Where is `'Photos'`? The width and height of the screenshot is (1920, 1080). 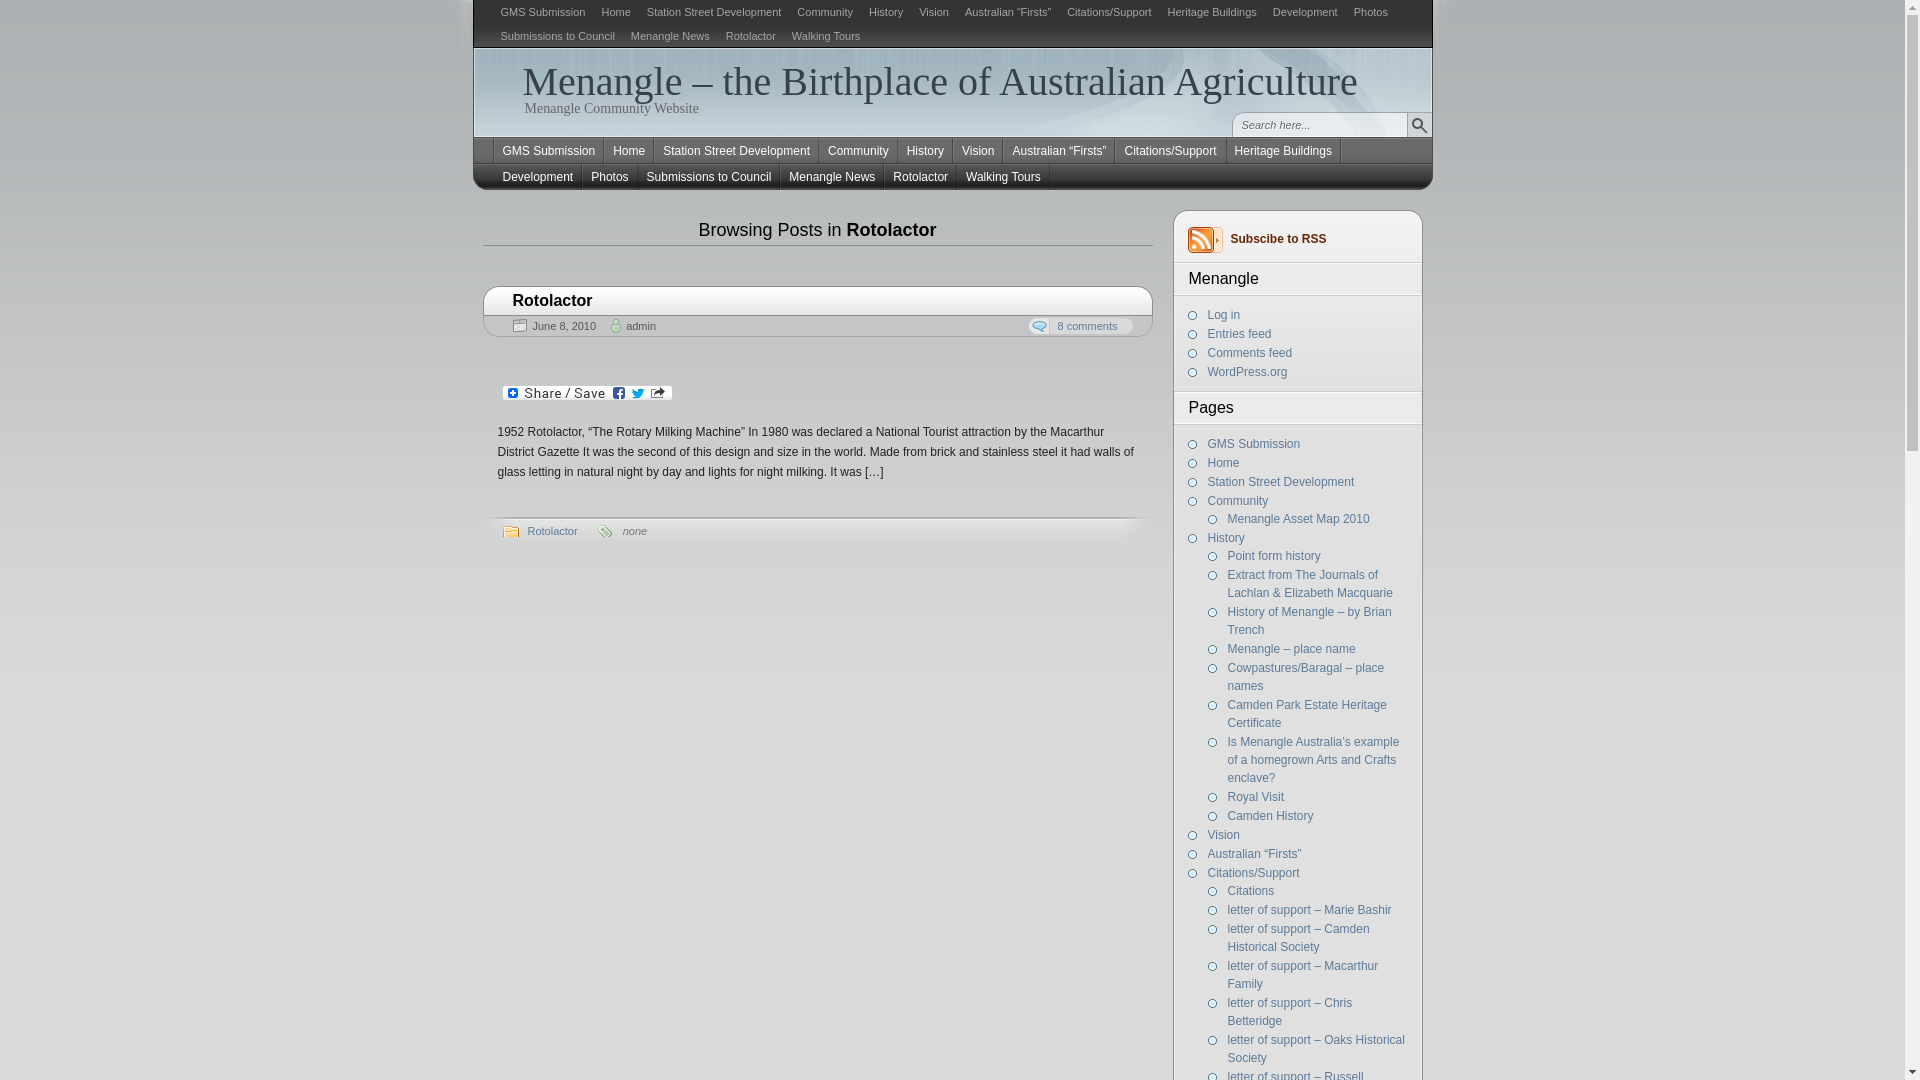 'Photos' is located at coordinates (1370, 11).